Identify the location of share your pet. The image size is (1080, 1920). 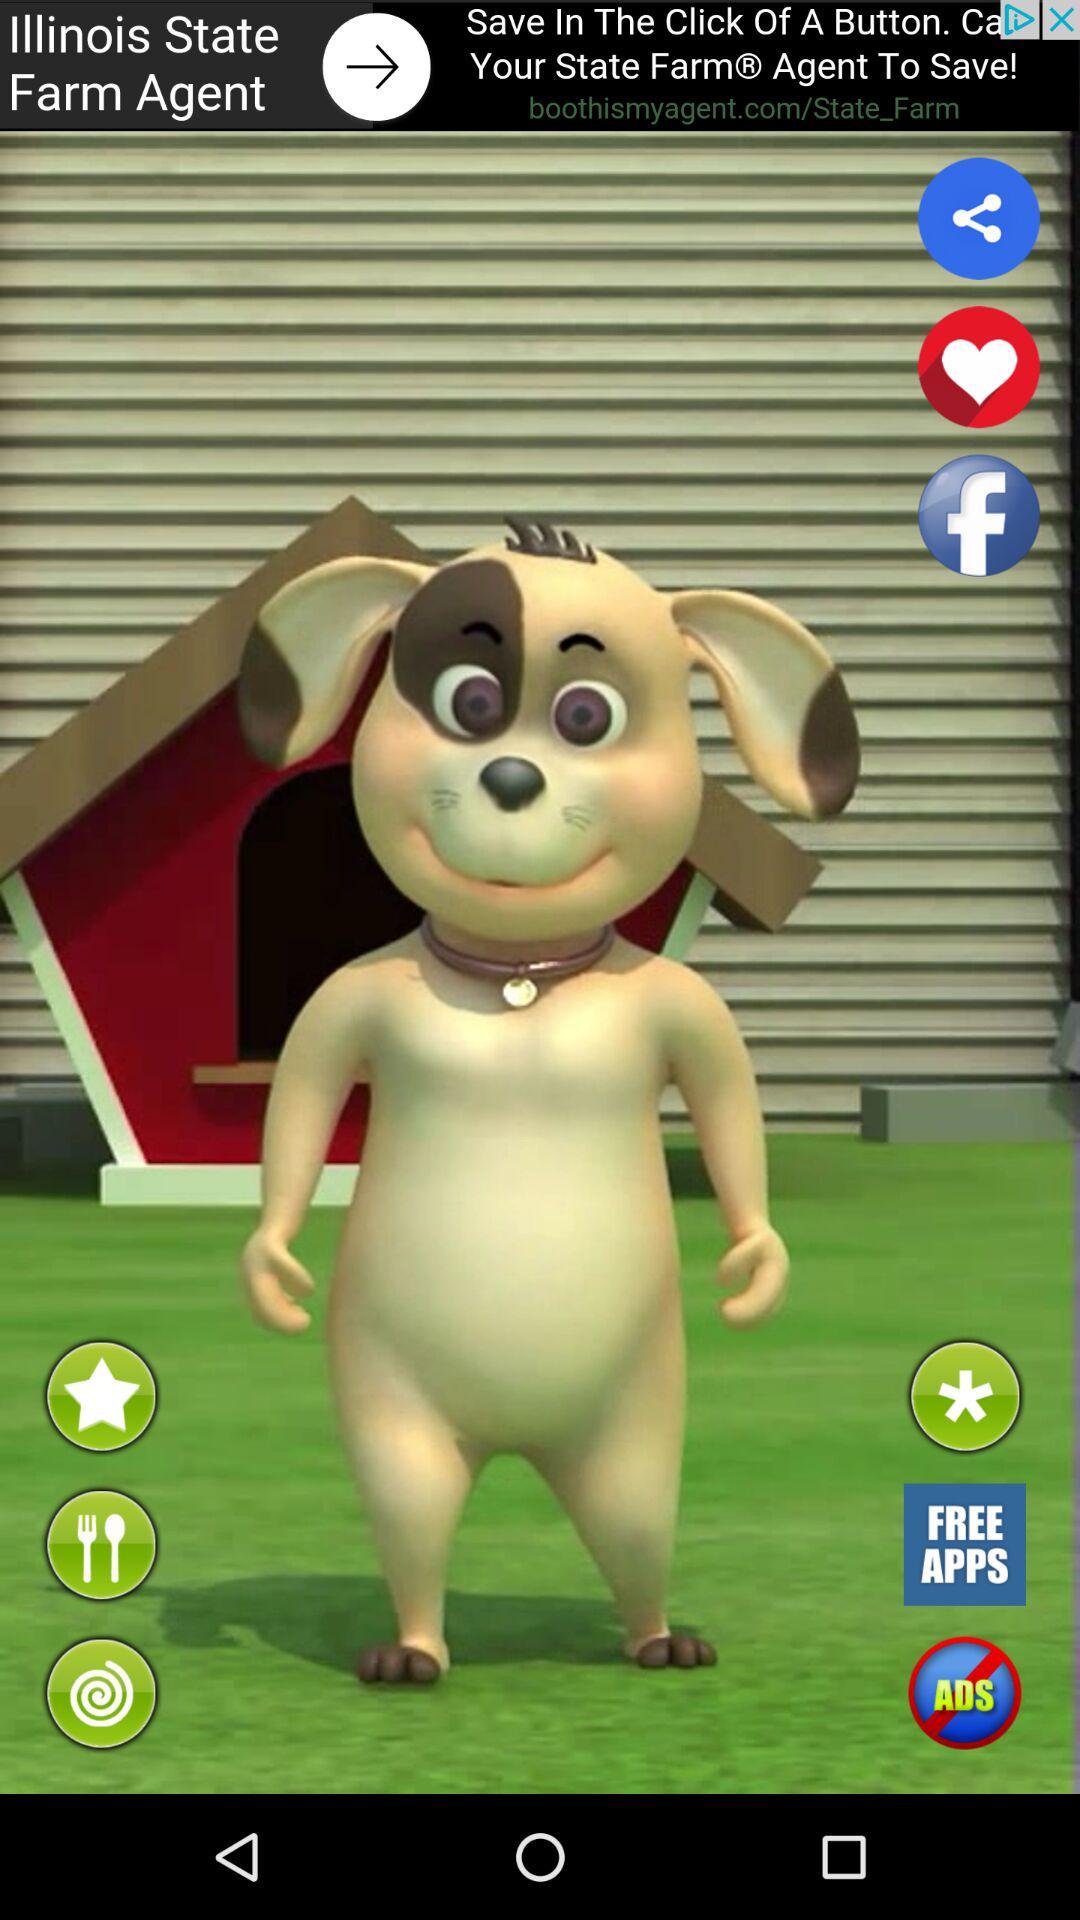
(978, 218).